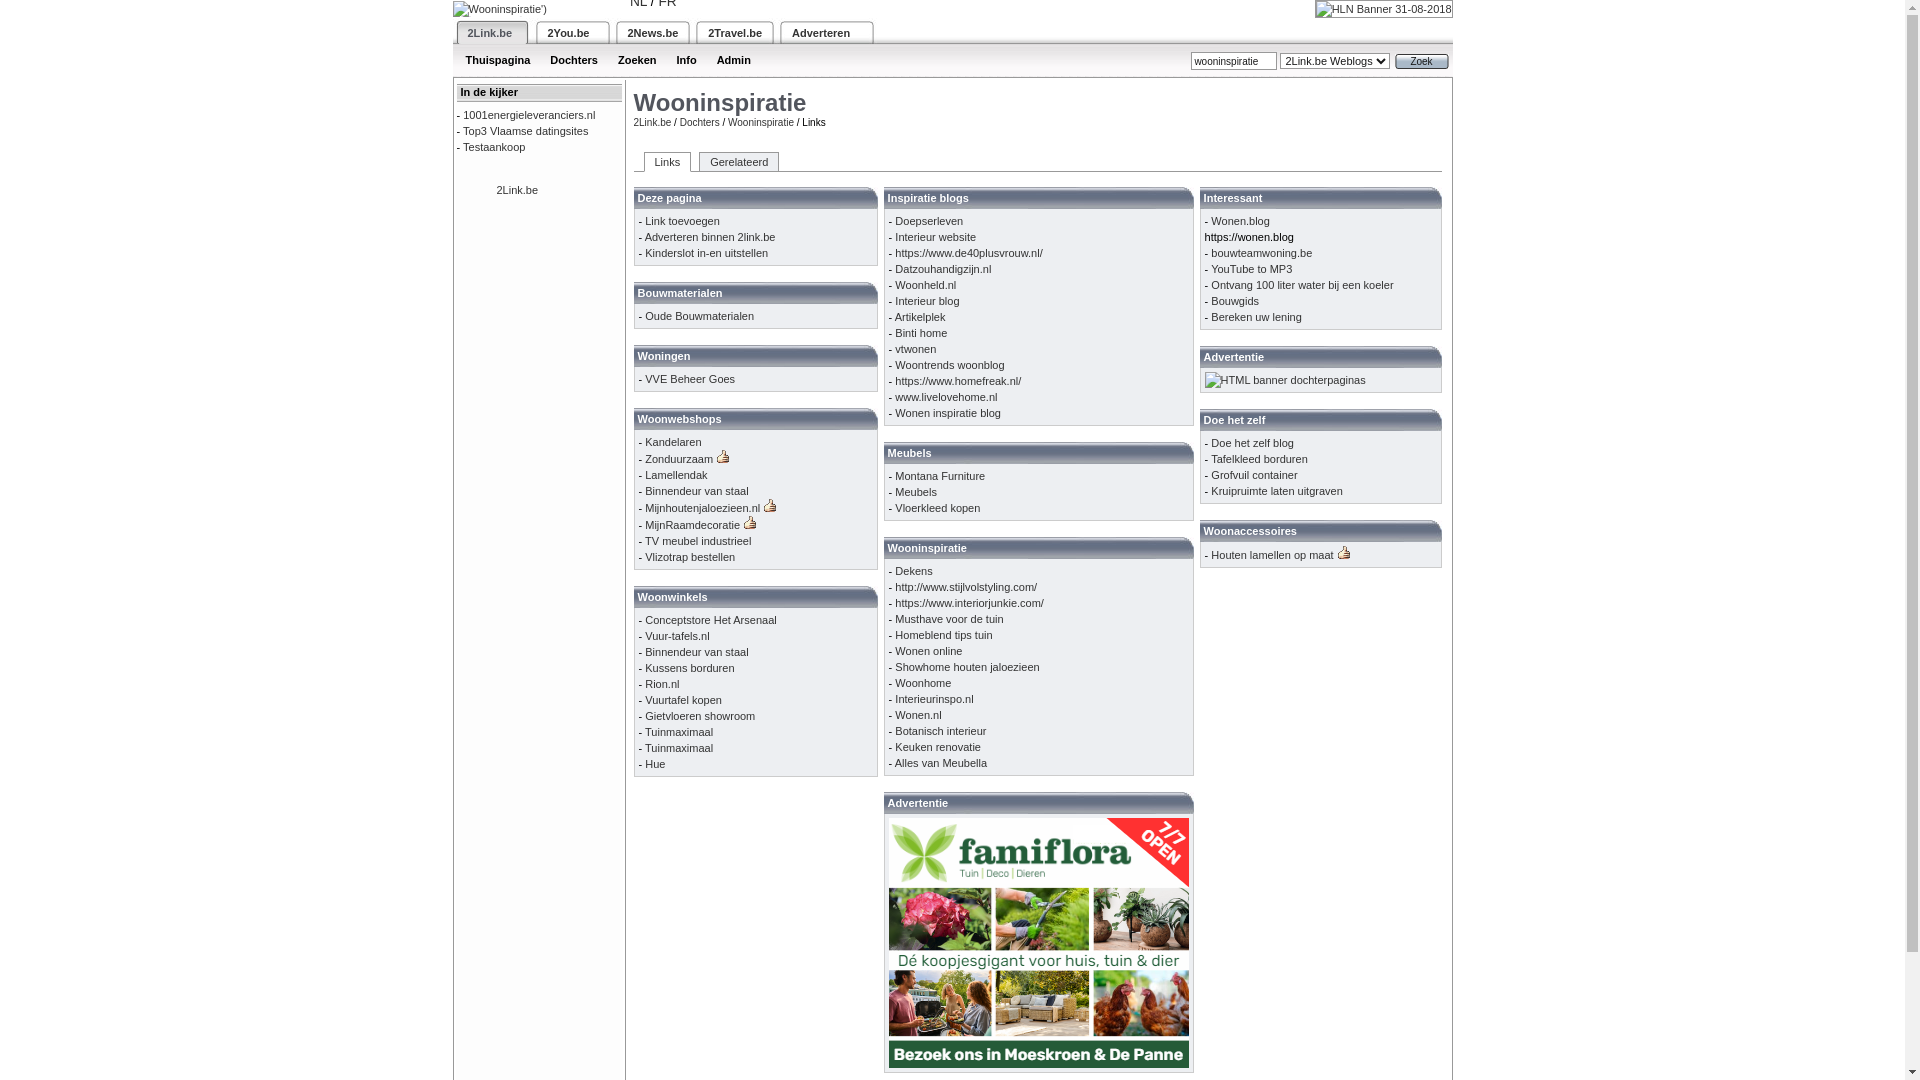  Describe the element at coordinates (678, 732) in the screenshot. I see `'Tuinmaximaal'` at that location.